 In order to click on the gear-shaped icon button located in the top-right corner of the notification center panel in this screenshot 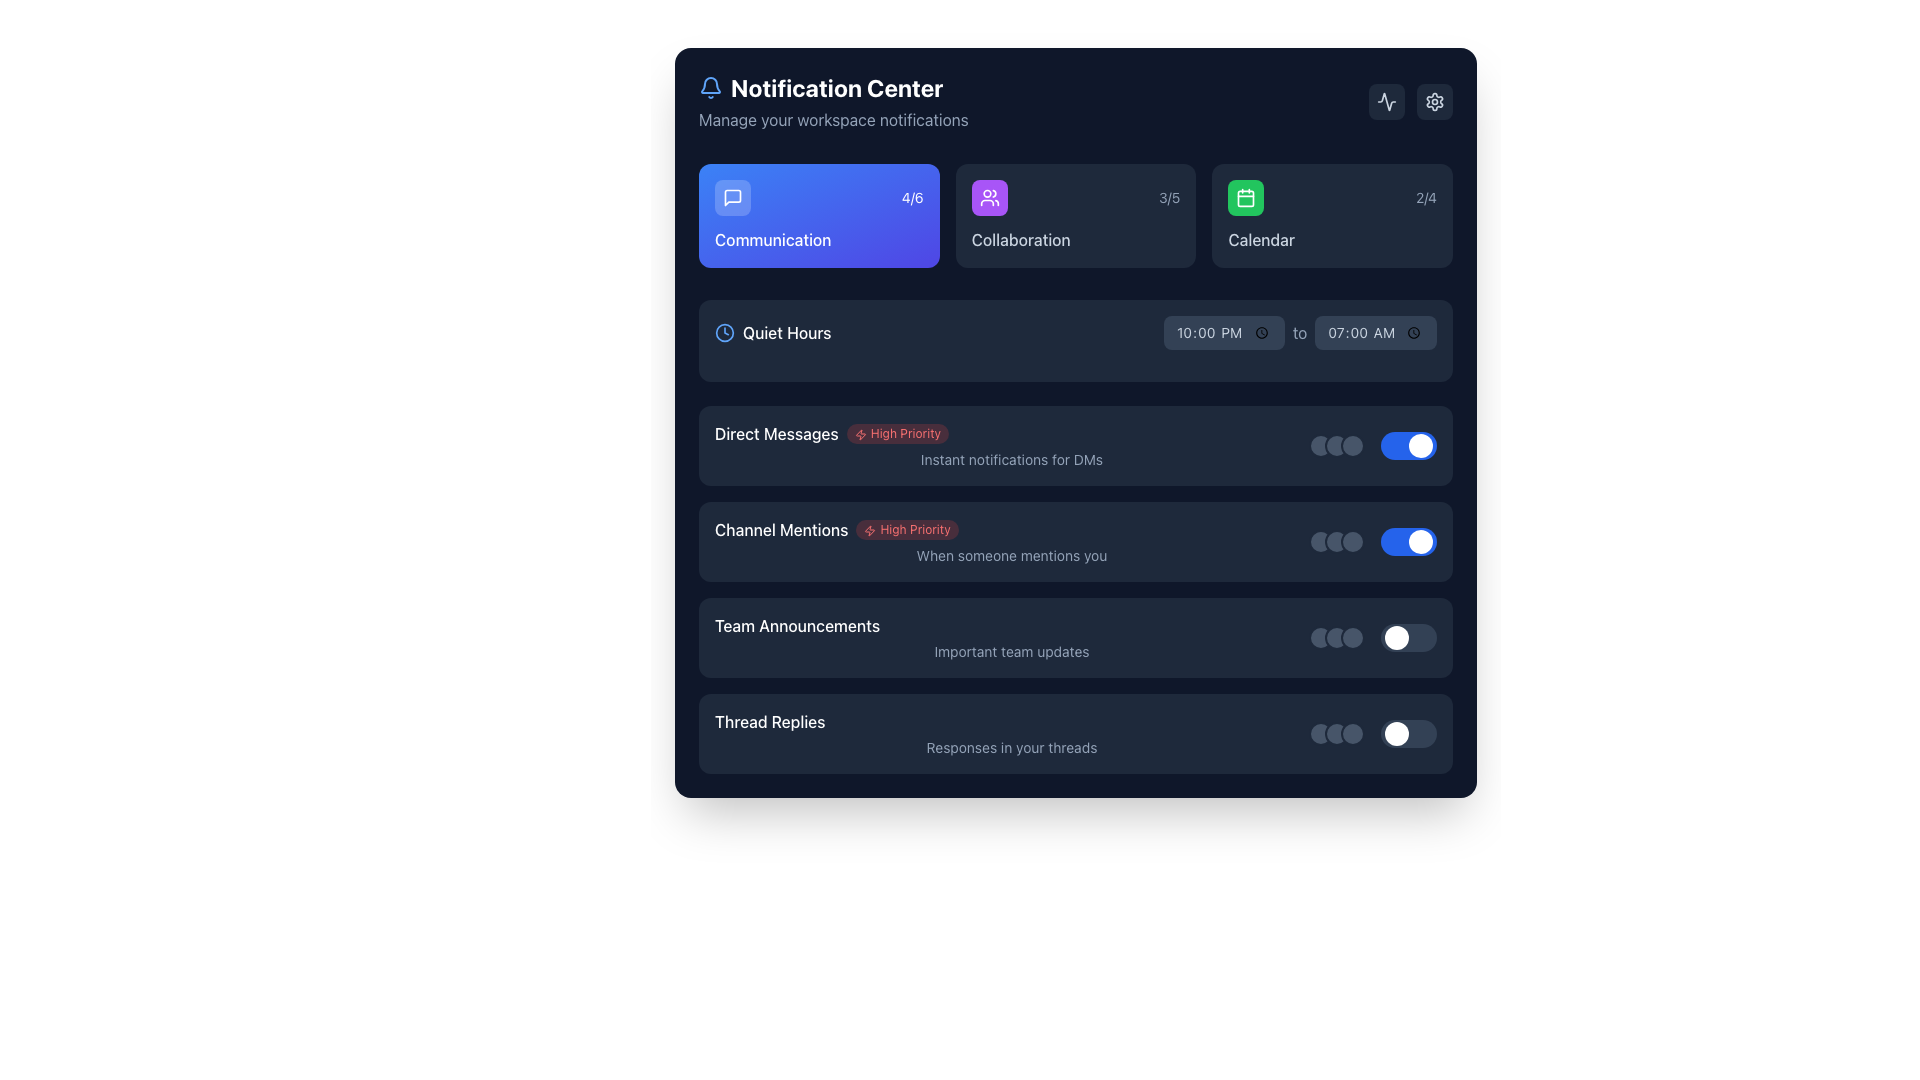, I will do `click(1434, 101)`.